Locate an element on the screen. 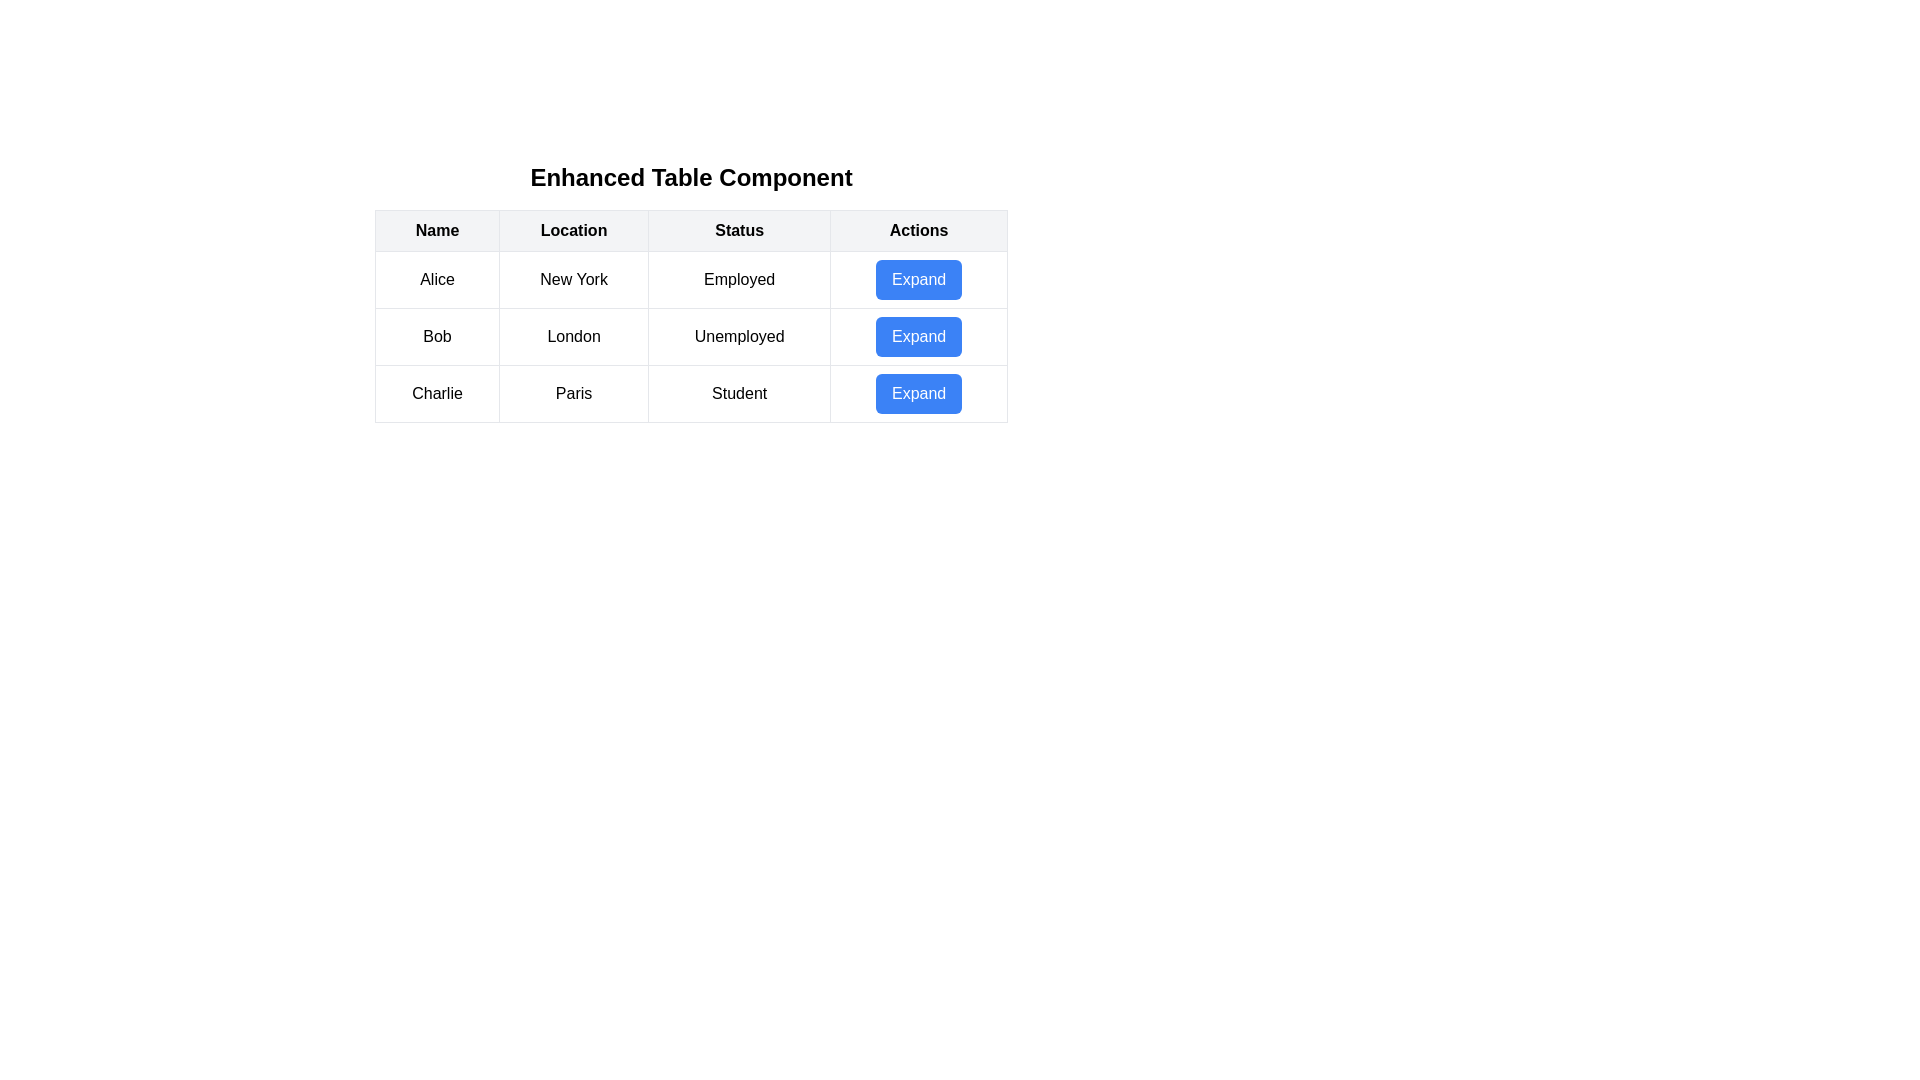 The width and height of the screenshot is (1920, 1080). the static text label displaying the status of Charlie in the 'Status' column of the table is located at coordinates (738, 393).